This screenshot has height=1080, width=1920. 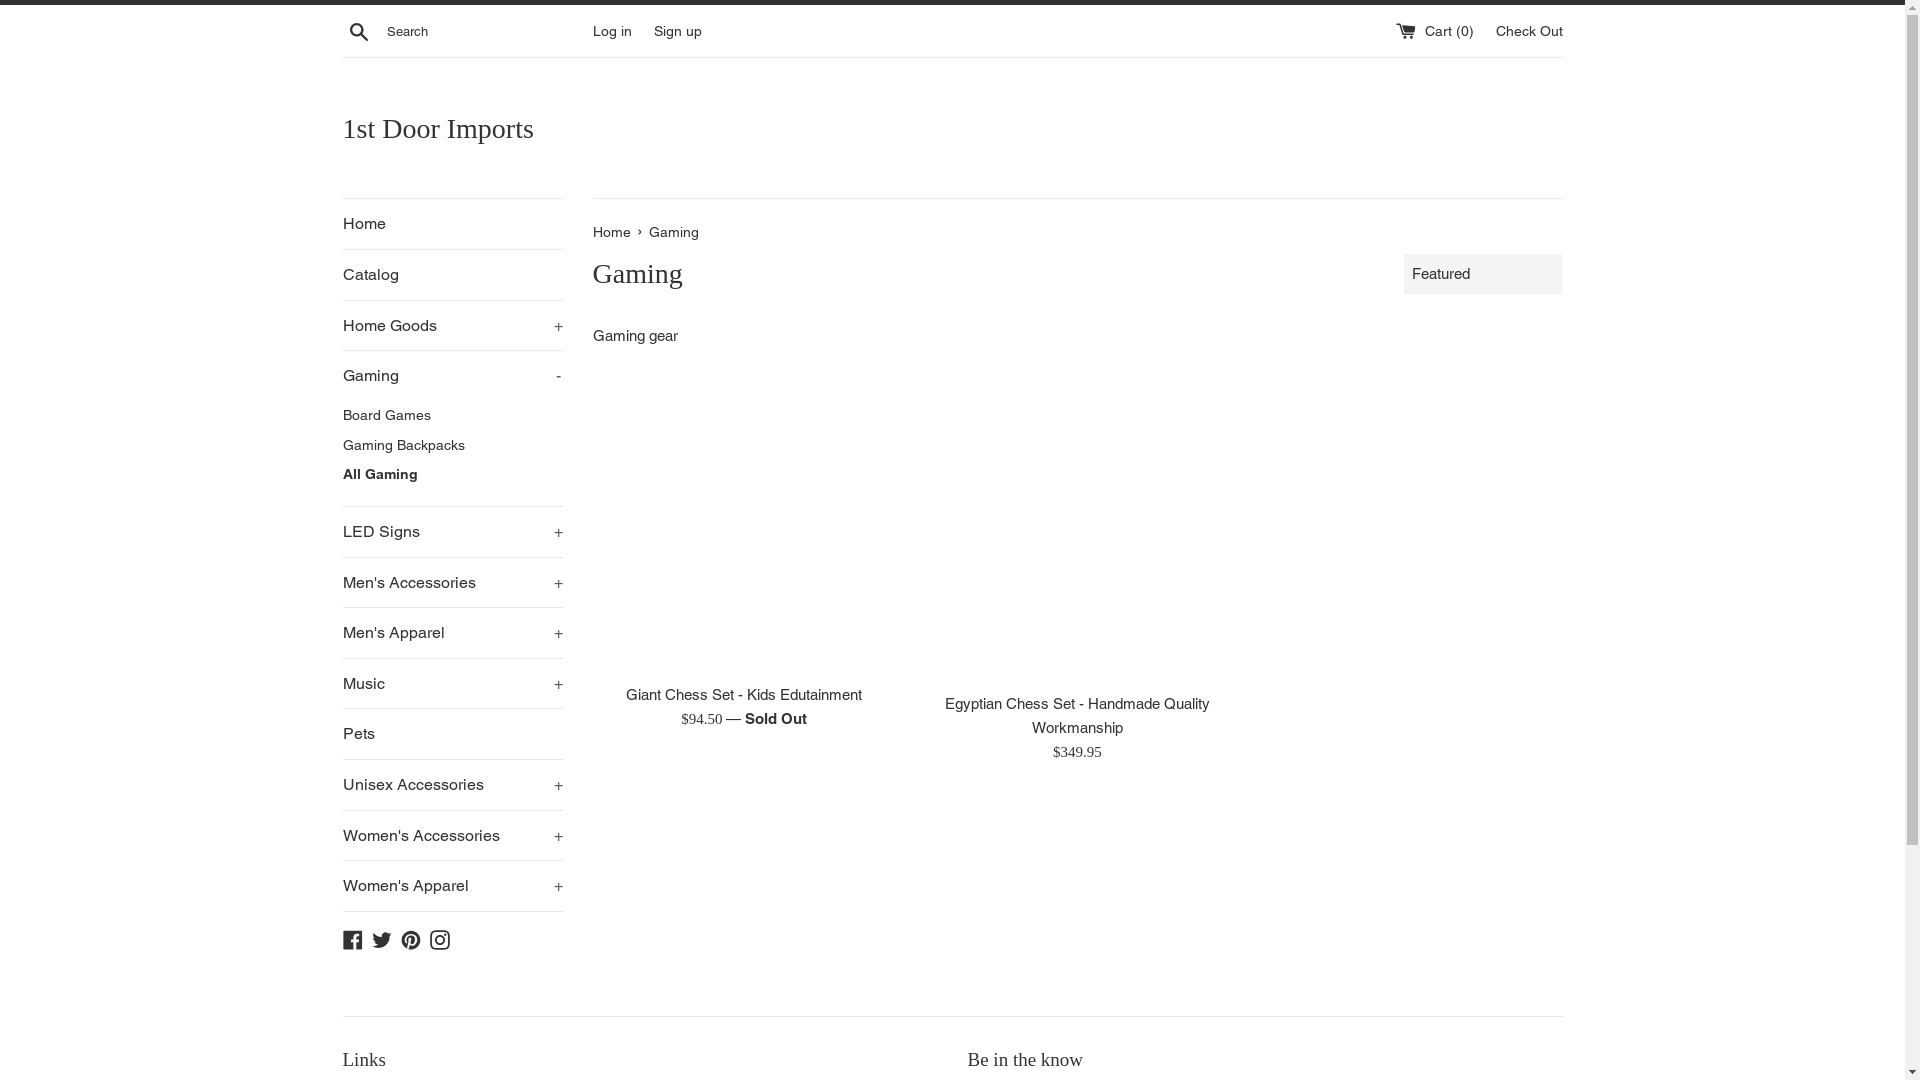 What do you see at coordinates (341, 938) in the screenshot?
I see `'Facebook'` at bounding box center [341, 938].